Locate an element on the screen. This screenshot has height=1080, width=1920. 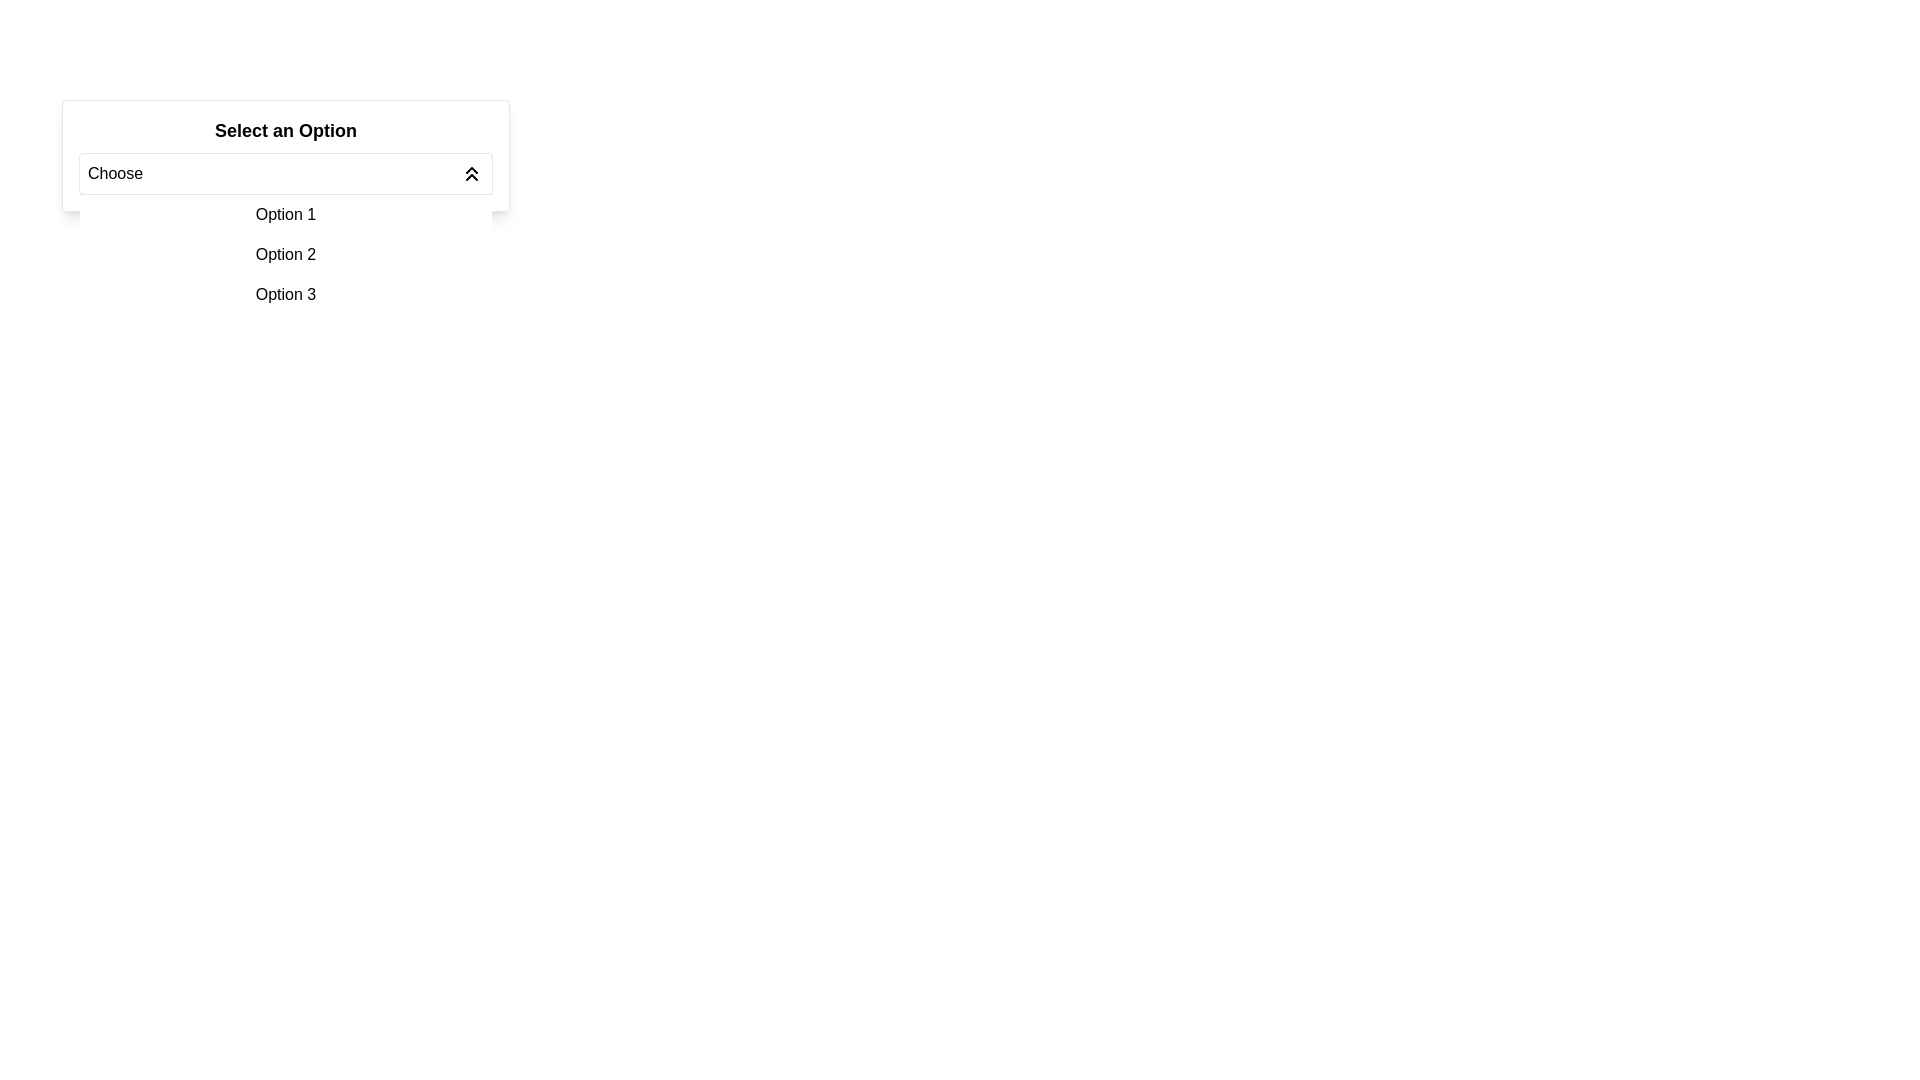
the upward double chevron icon within the dropdown labeled 'Choose' to open the menu options is located at coordinates (470, 172).